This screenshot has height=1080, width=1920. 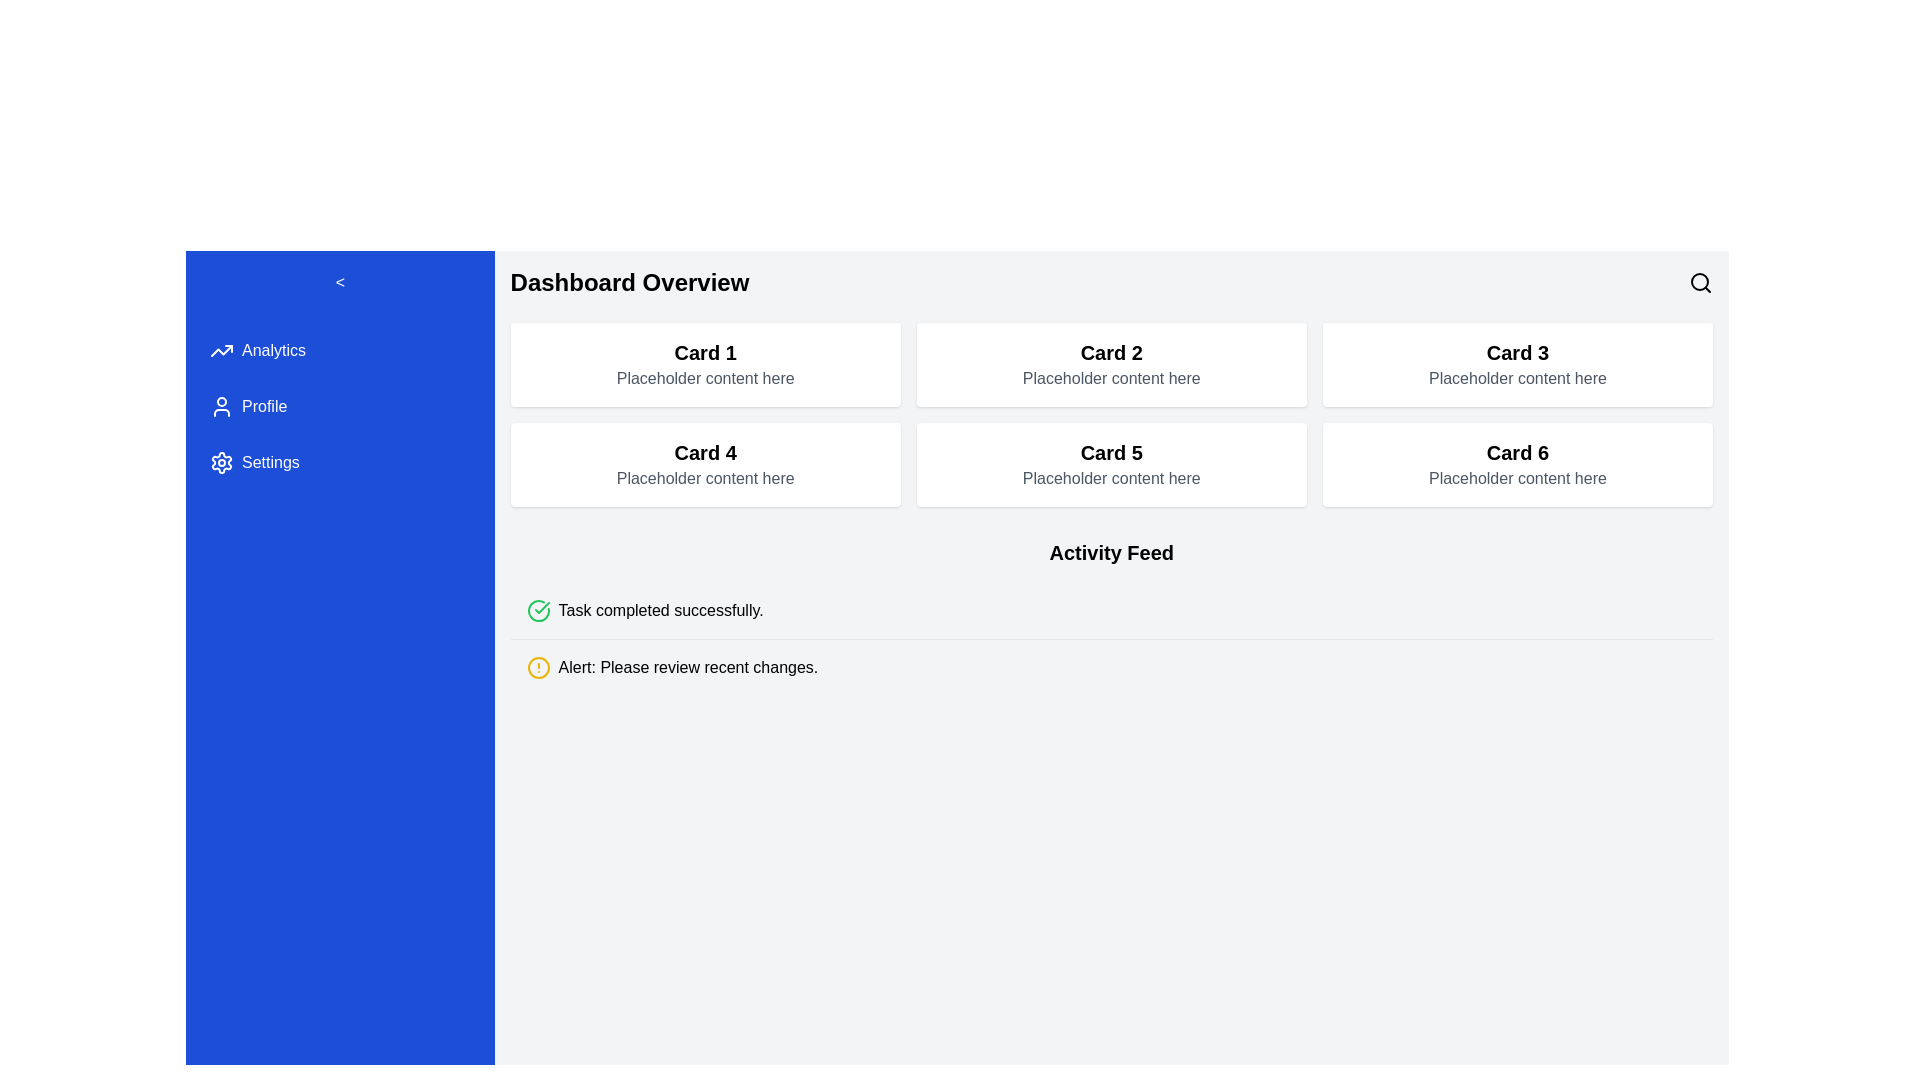 What do you see at coordinates (1110, 452) in the screenshot?
I see `the static text label 'Card 5' which is styled with a prominent, extra-large font size and bold formatting, located at the center top of the fifth card in the grid layout` at bounding box center [1110, 452].